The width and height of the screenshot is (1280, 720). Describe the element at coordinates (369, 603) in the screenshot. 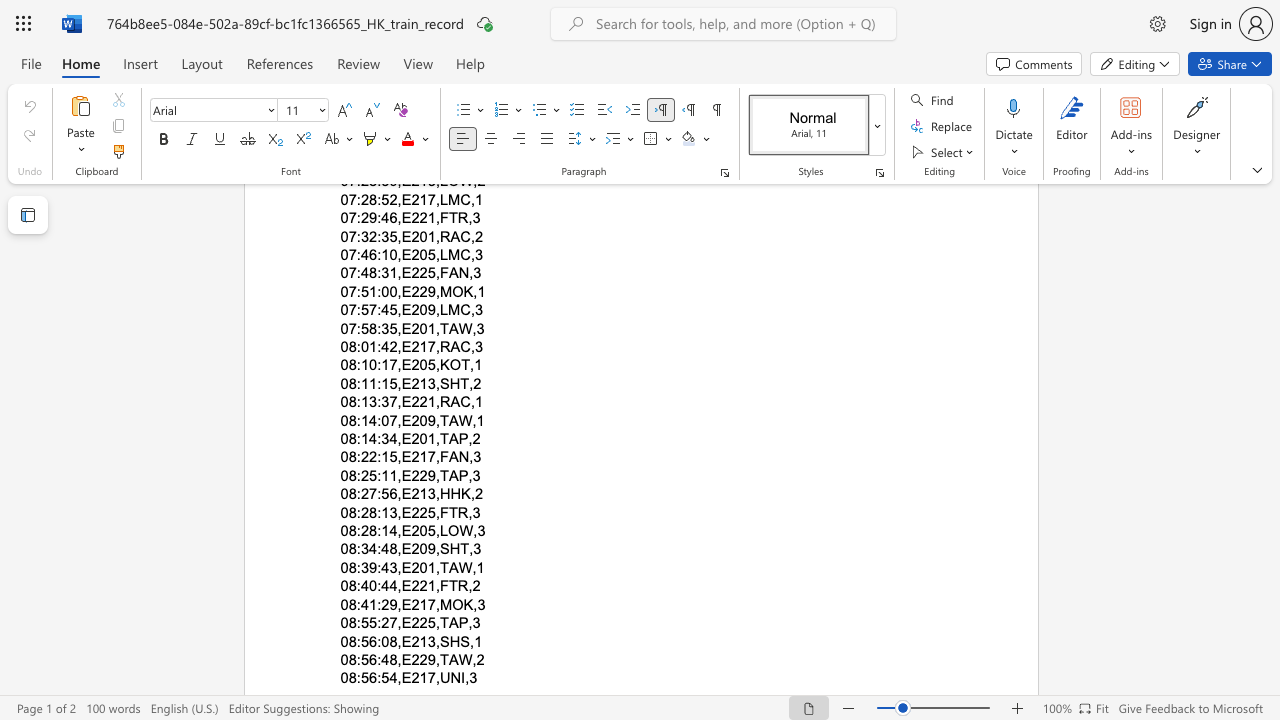

I see `the subset text "1:29,E217,MOK" within the text "08:41:29,E217,MOK,3"` at that location.